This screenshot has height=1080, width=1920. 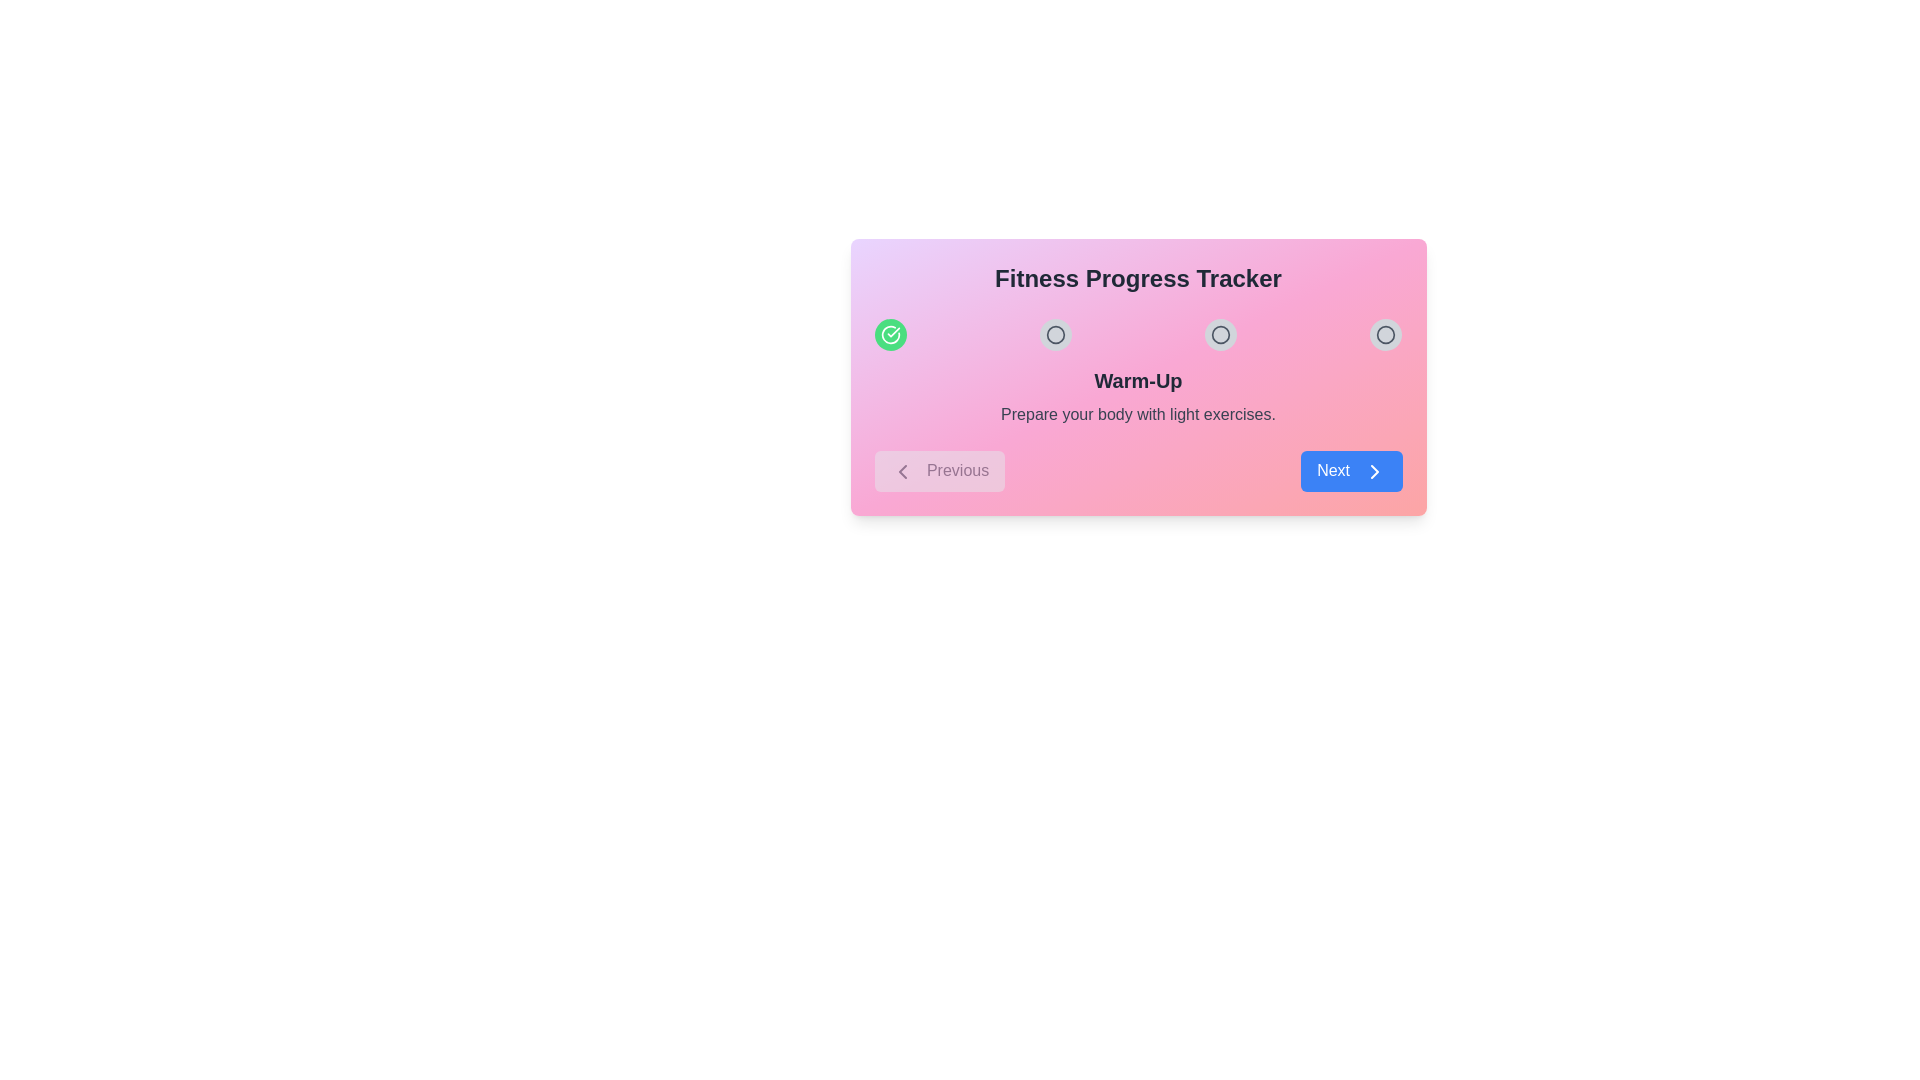 I want to click on the green circular Indicator button with a white checkmark icon, which is the first button in a horizontal arrangement of four buttons, so click(x=889, y=334).